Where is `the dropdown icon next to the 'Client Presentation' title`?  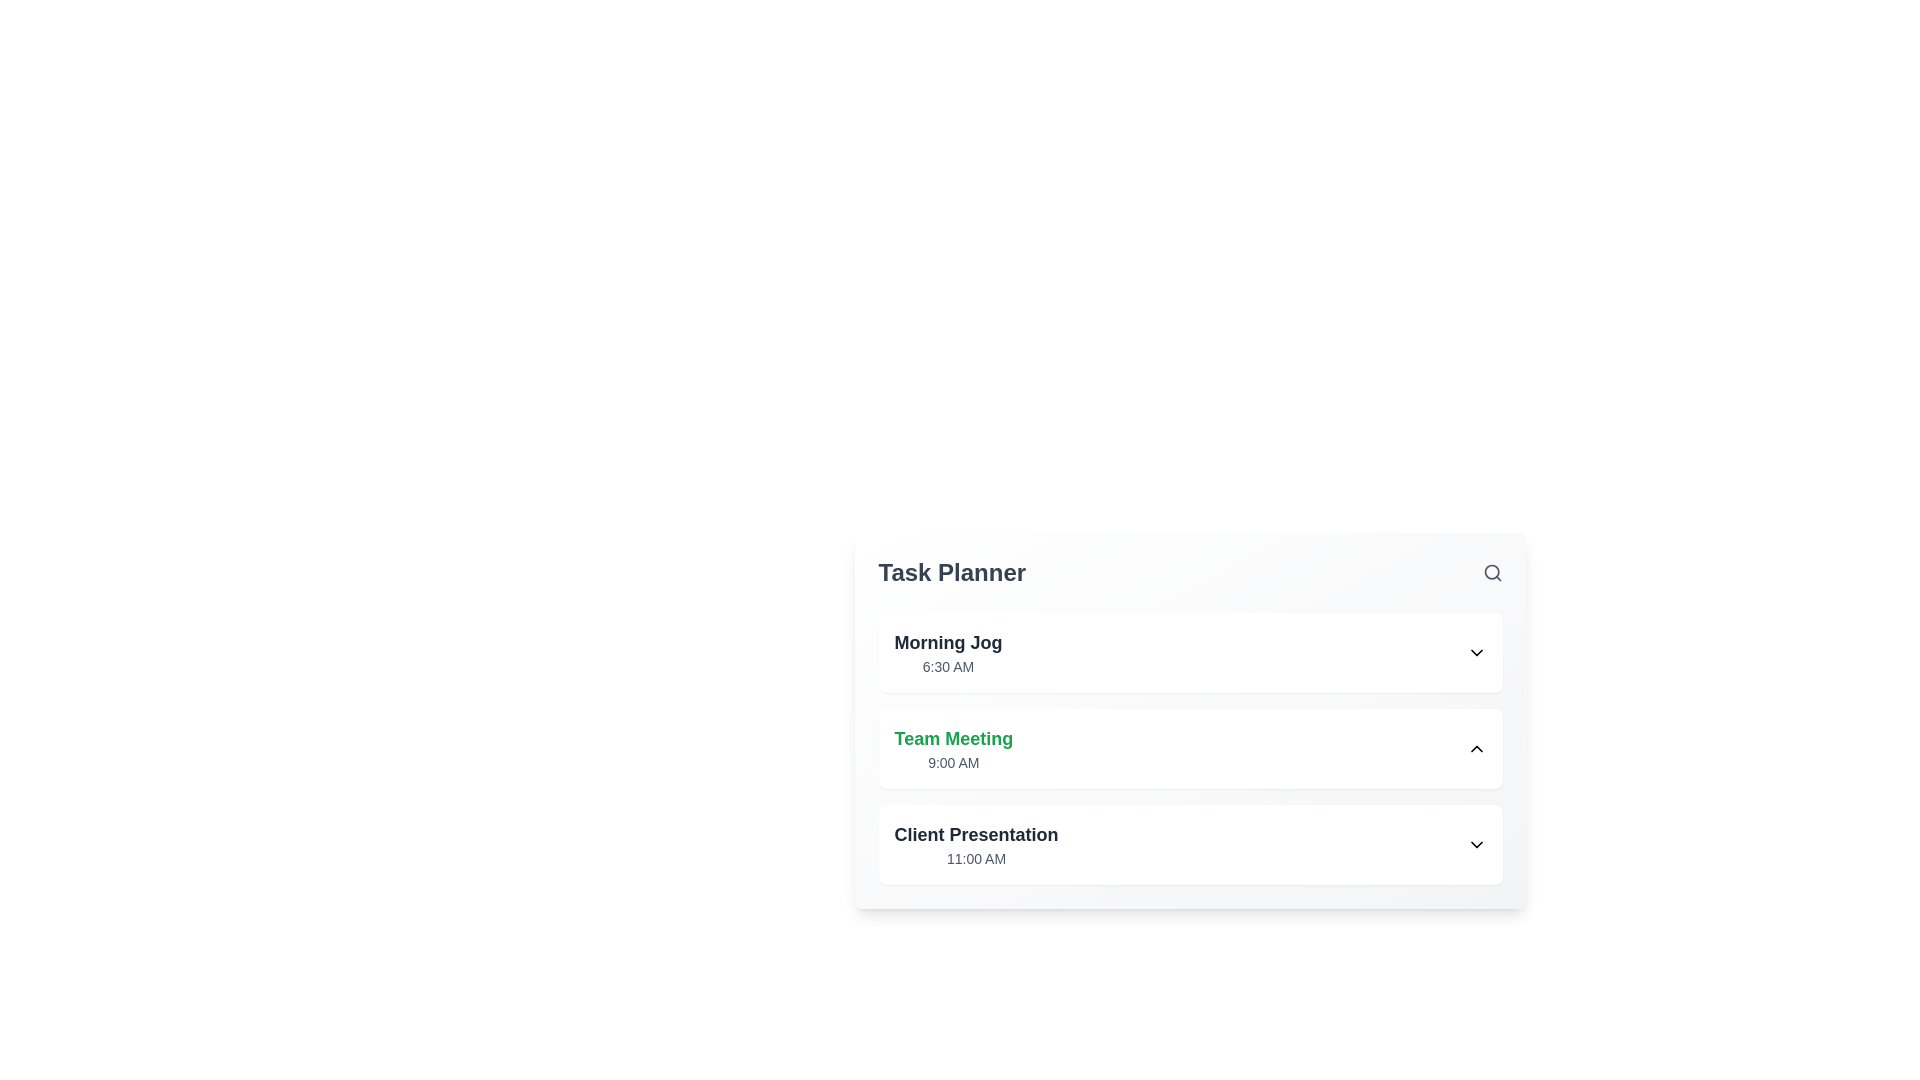 the dropdown icon next to the 'Client Presentation' title is located at coordinates (1476, 844).